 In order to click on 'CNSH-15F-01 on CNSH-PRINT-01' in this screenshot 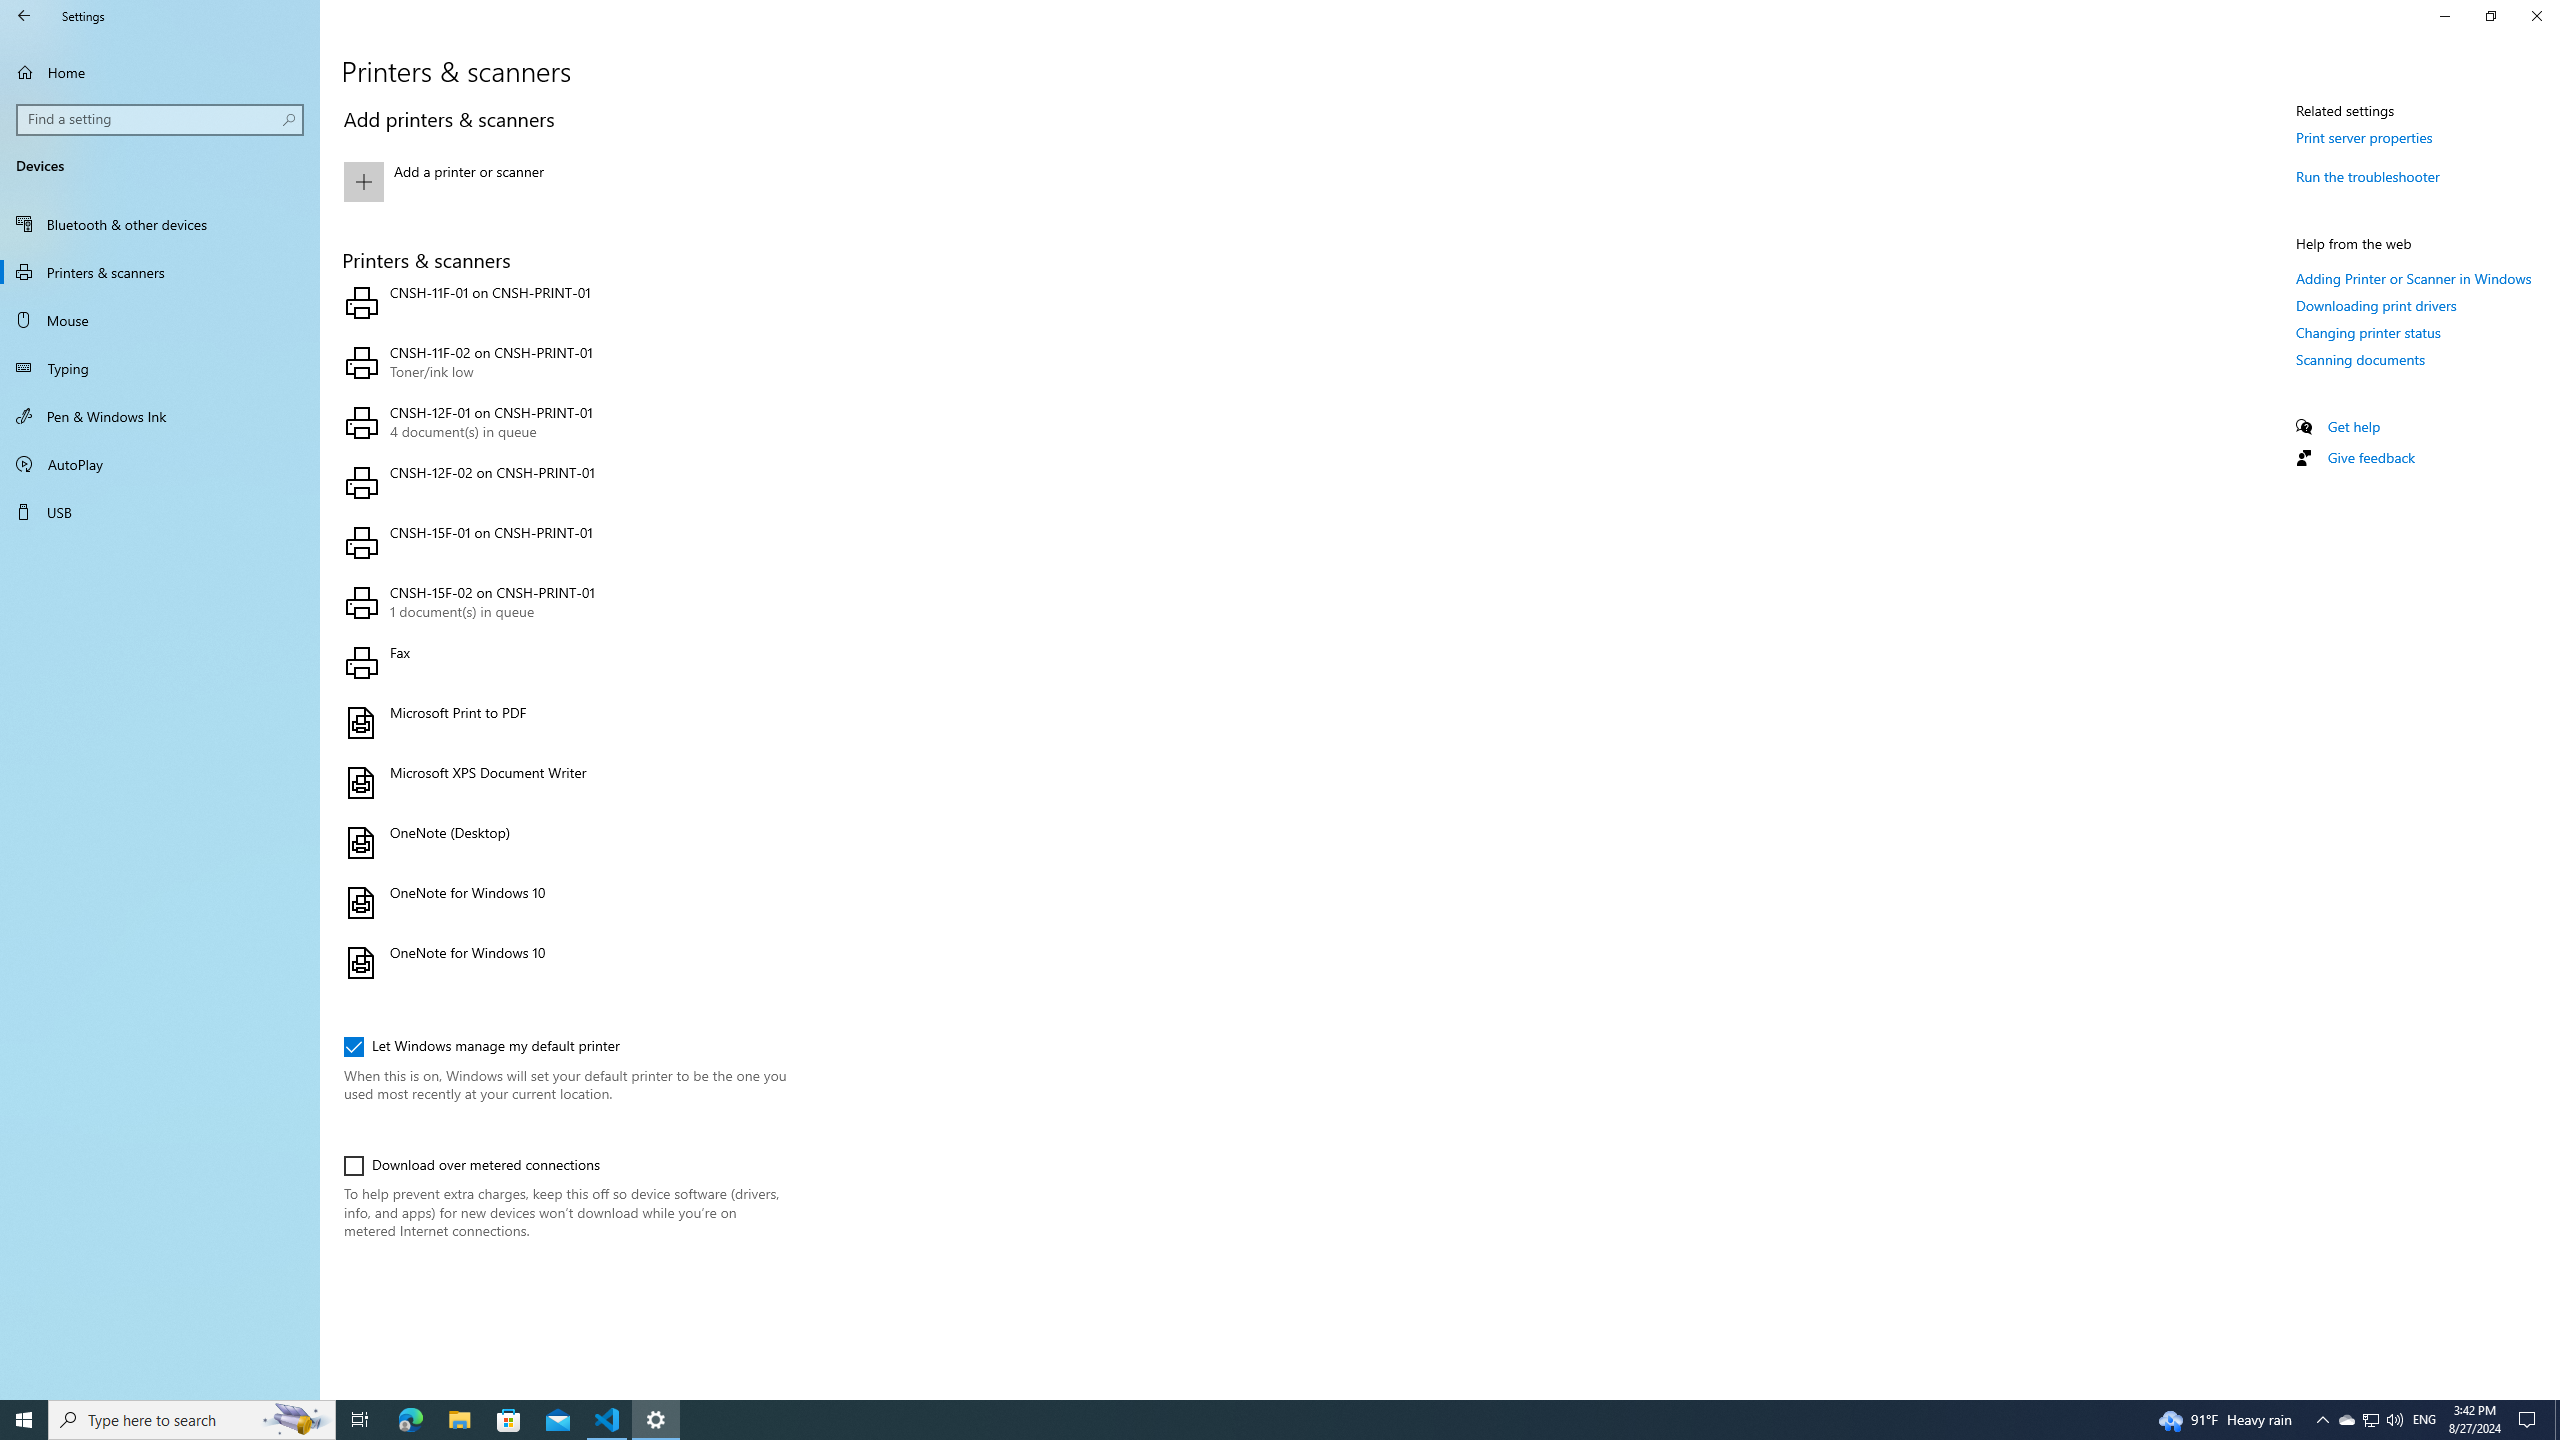, I will do `click(560, 541)`.